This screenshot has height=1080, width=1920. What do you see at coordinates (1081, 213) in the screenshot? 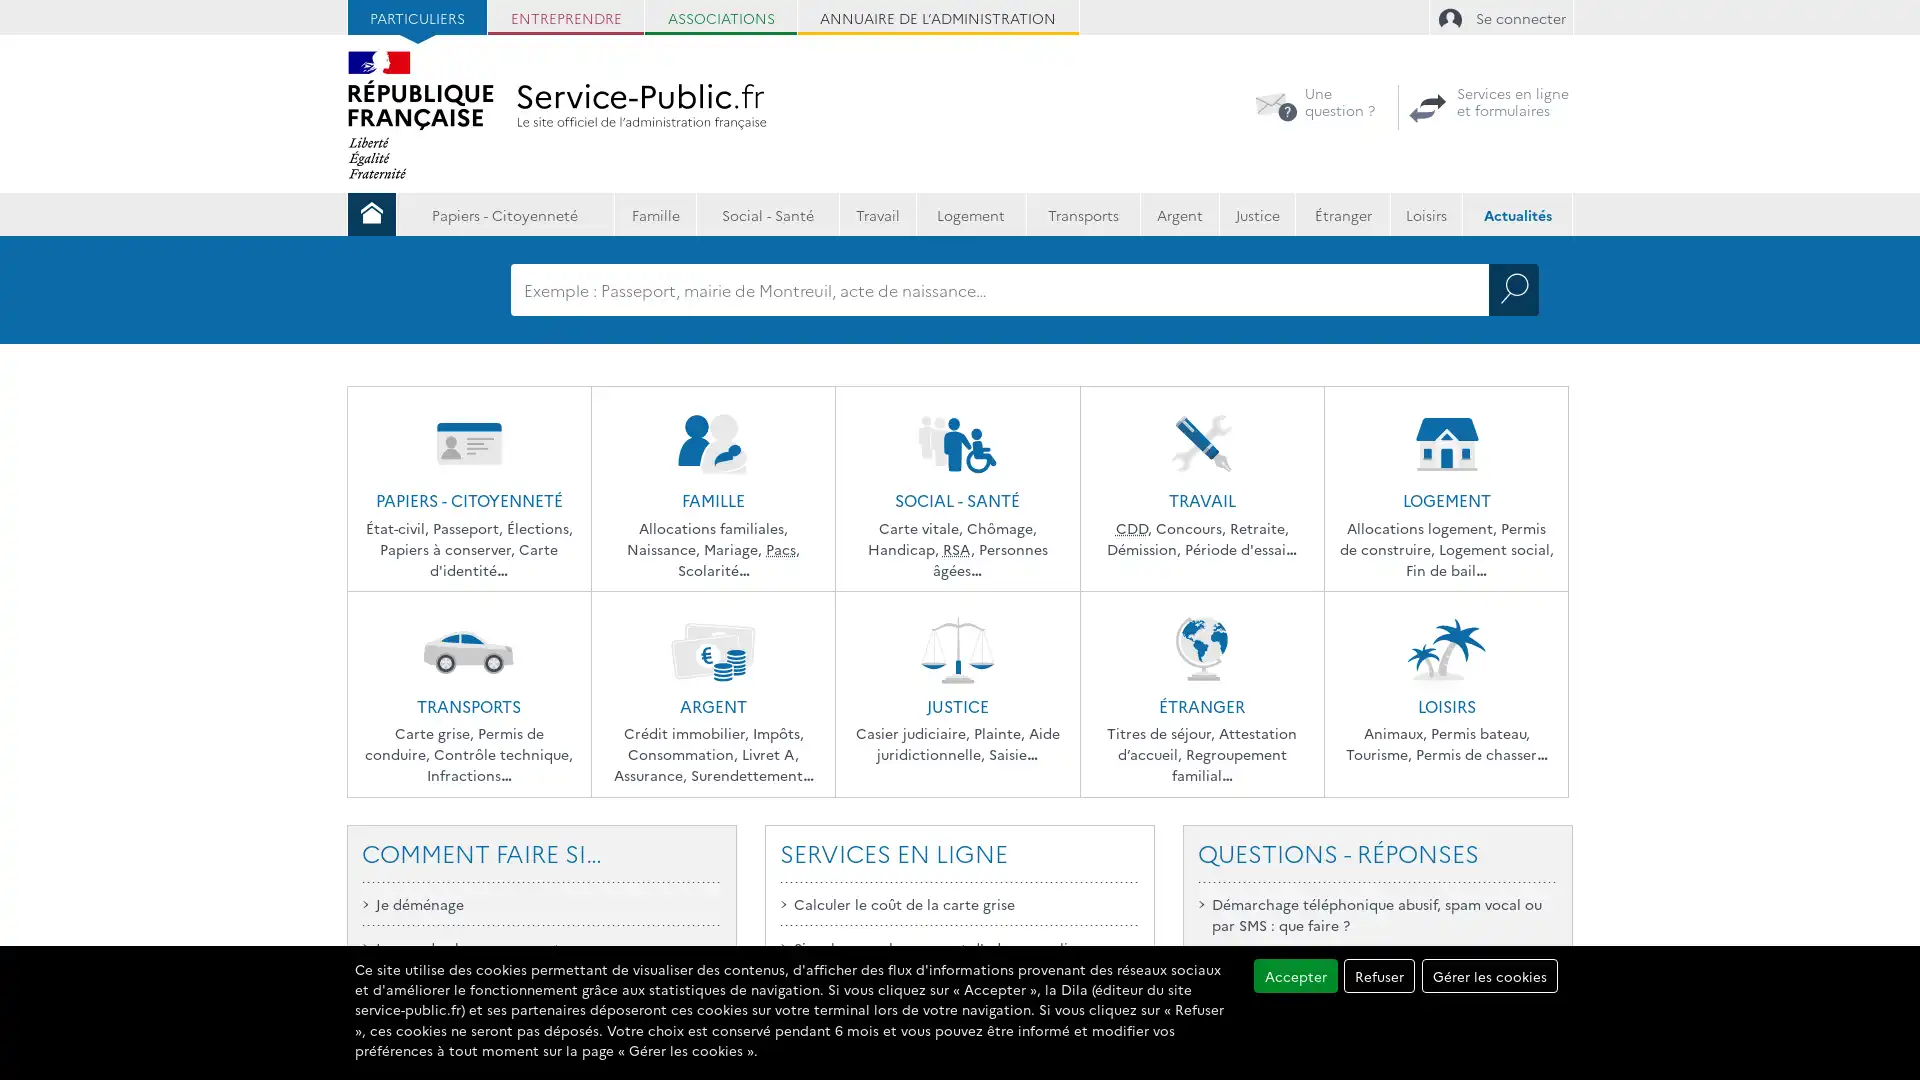
I see `Transports` at bounding box center [1081, 213].